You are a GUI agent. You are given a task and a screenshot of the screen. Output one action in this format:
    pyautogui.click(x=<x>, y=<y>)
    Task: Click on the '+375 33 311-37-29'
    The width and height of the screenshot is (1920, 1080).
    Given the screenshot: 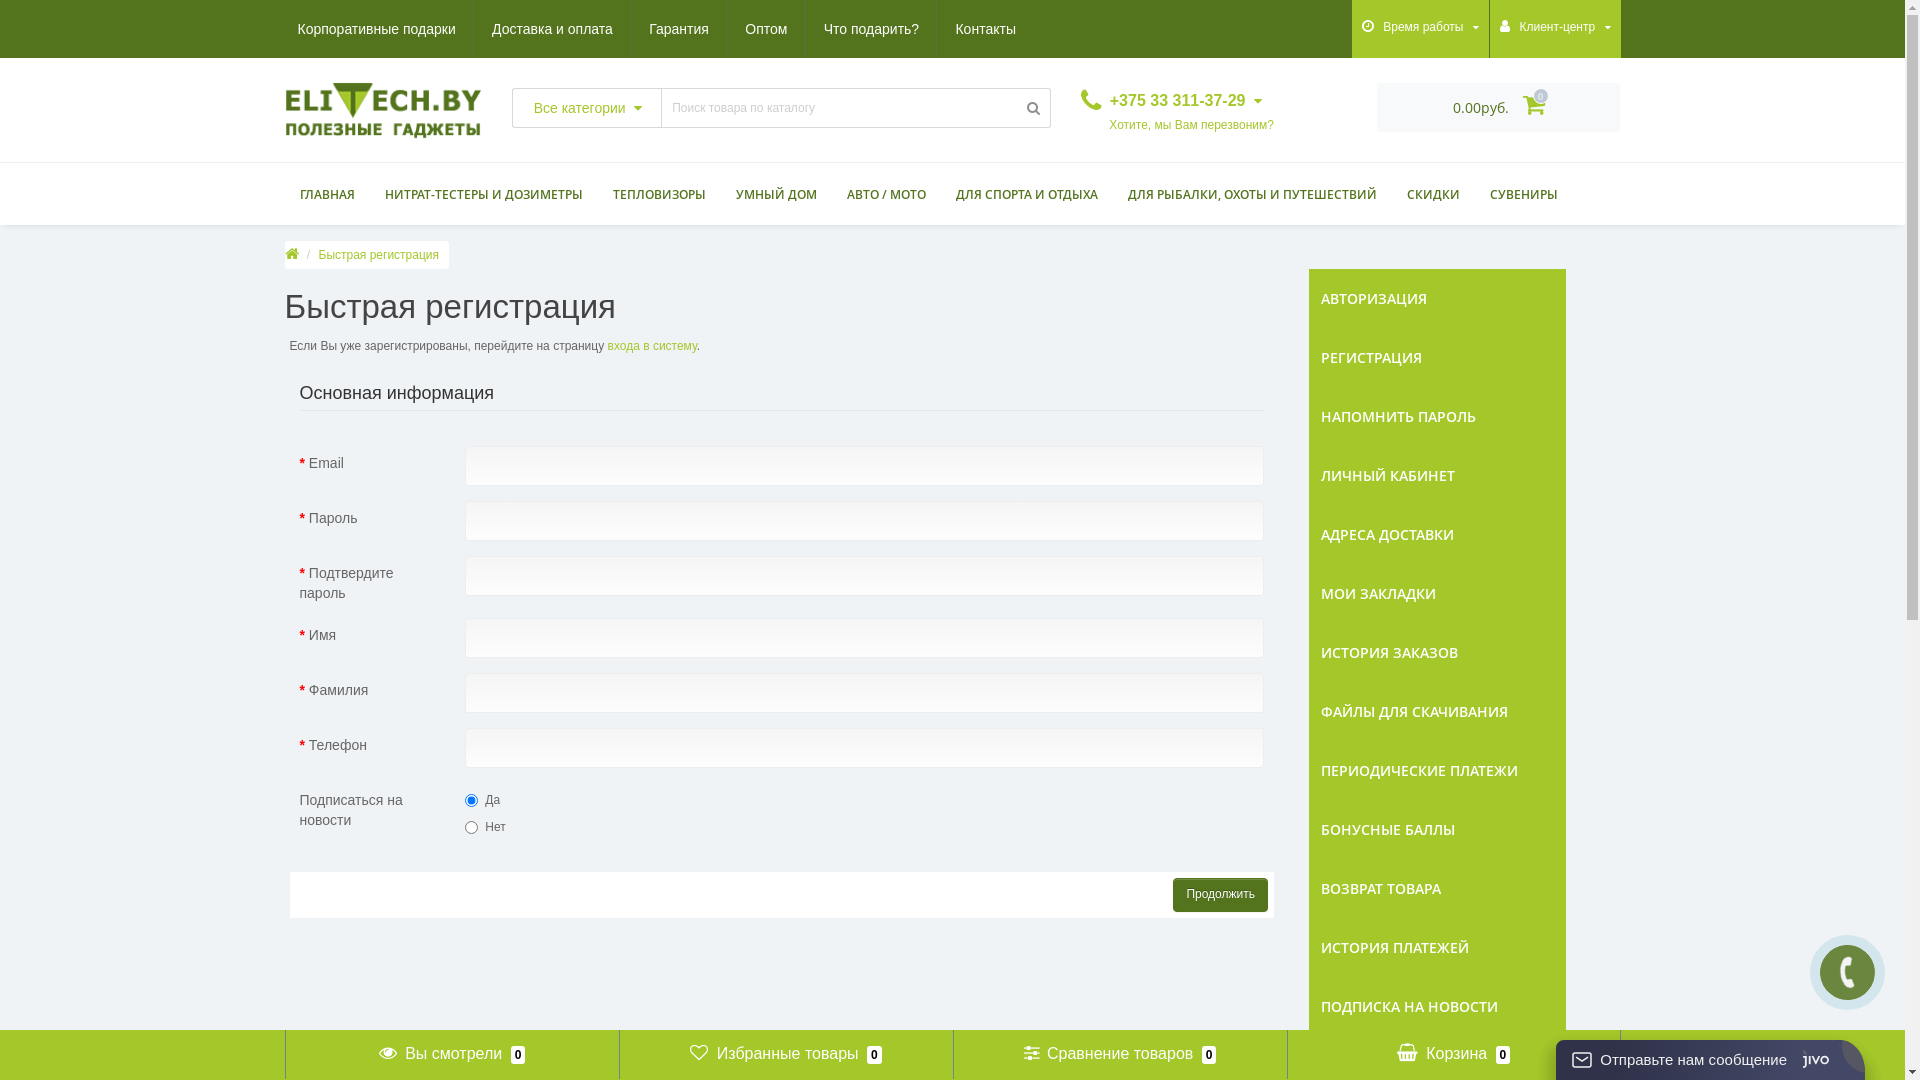 What is the action you would take?
    pyautogui.click(x=1171, y=100)
    